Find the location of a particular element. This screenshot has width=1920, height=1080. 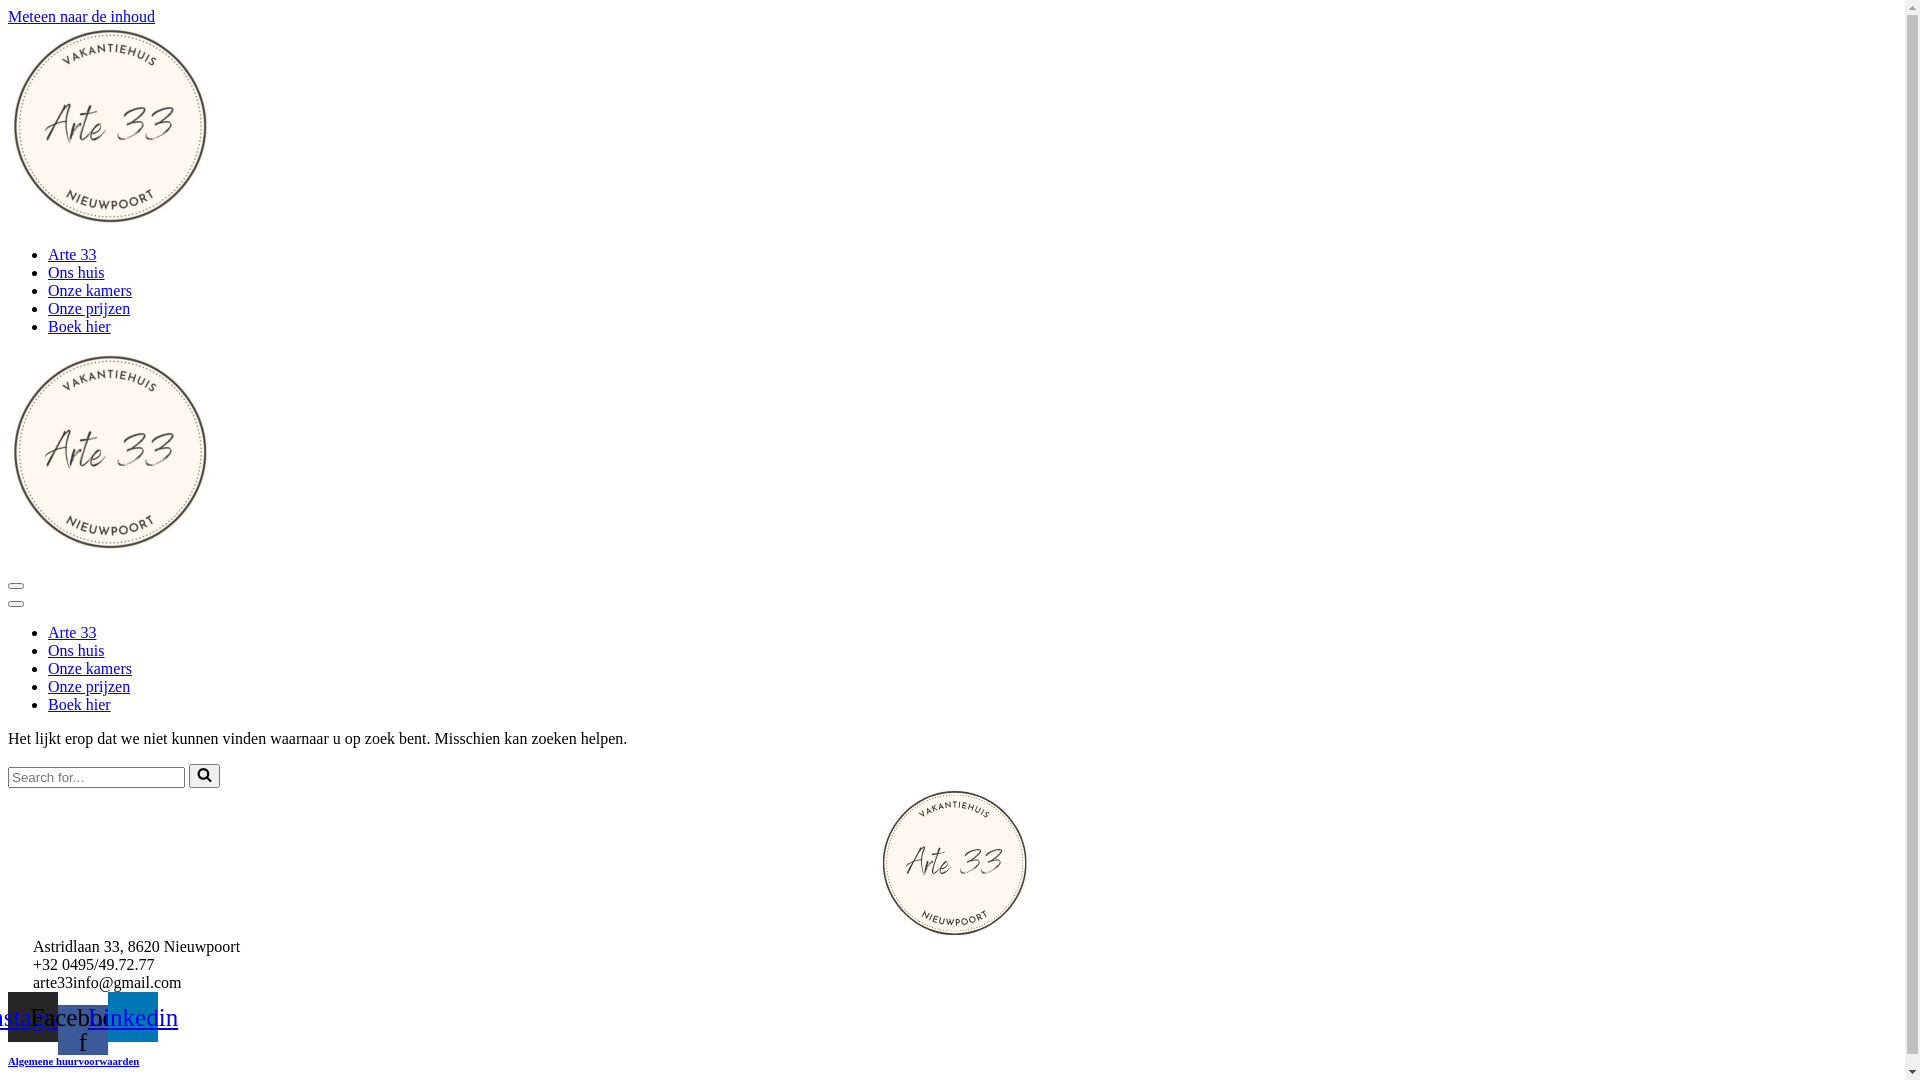

'Arte 33' is located at coordinates (72, 253).